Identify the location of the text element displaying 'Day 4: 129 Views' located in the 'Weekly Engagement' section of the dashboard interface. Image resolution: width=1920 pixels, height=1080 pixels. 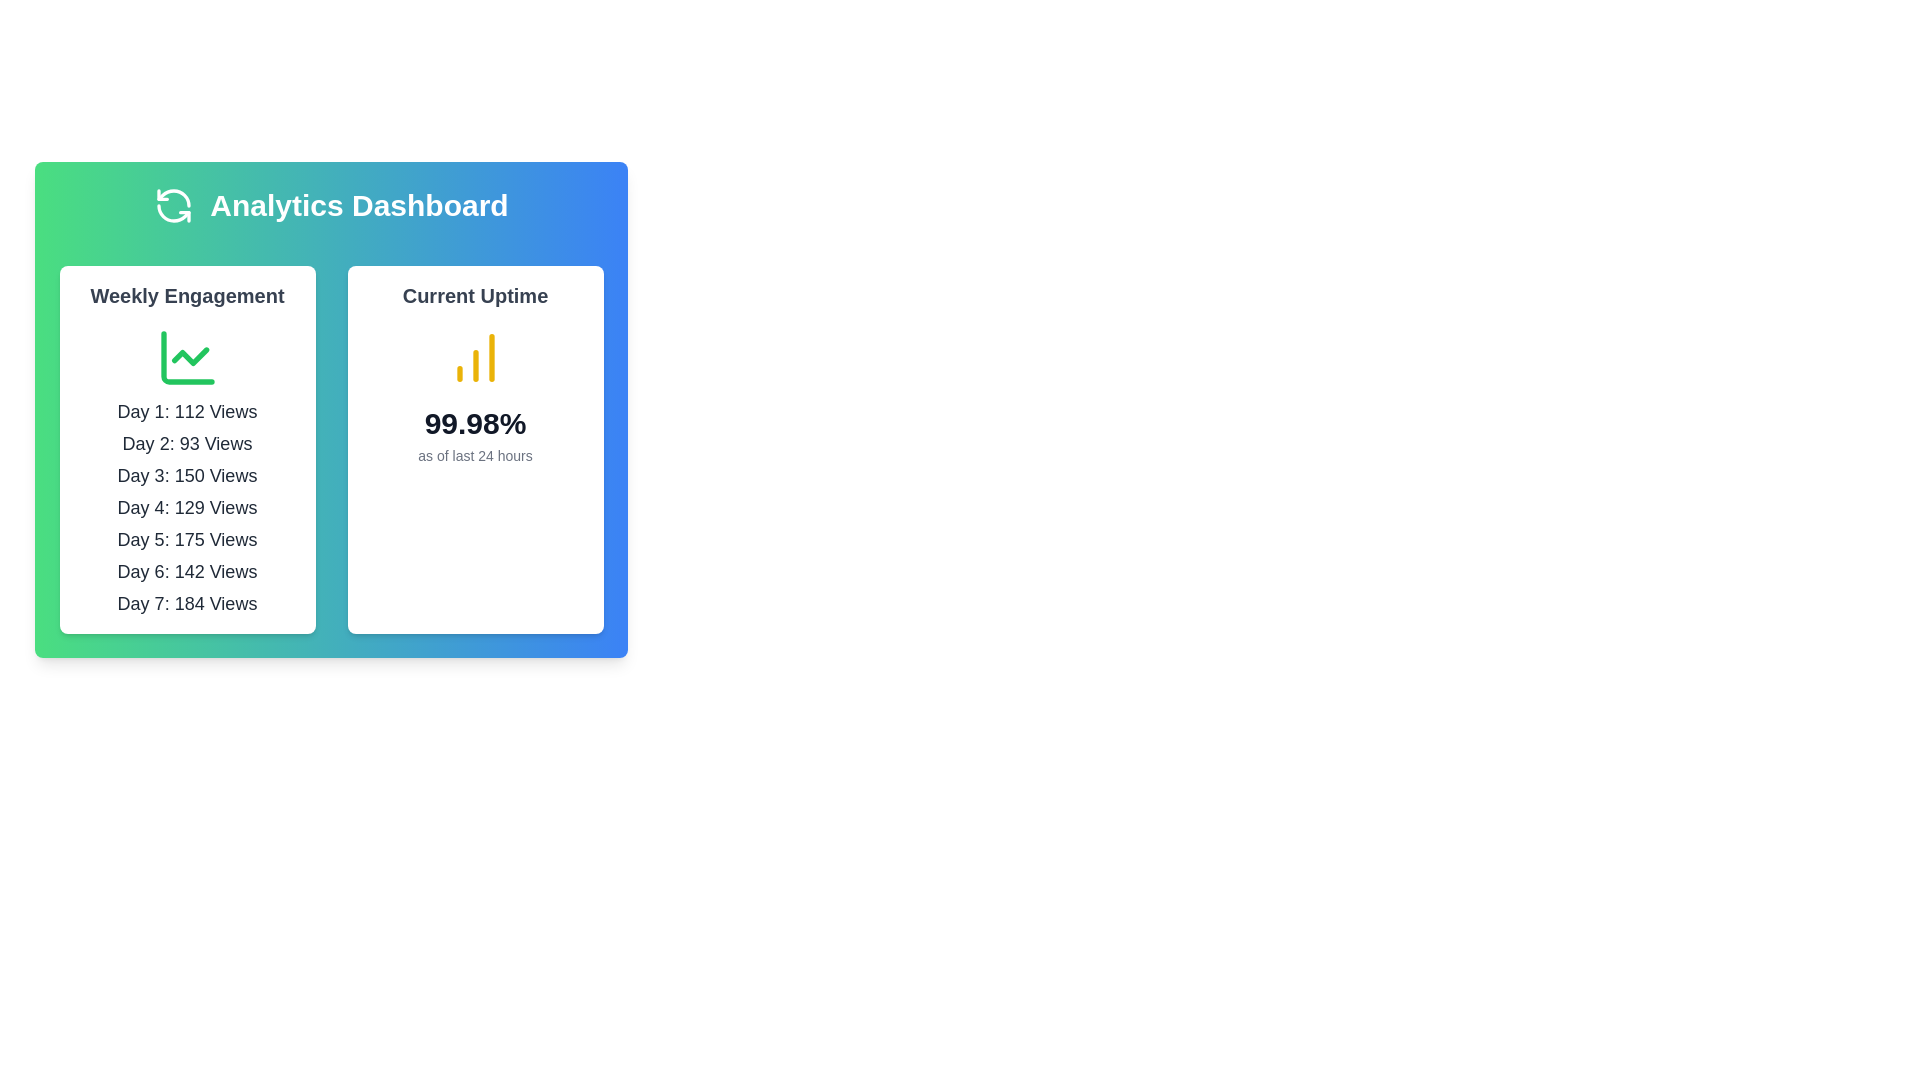
(187, 507).